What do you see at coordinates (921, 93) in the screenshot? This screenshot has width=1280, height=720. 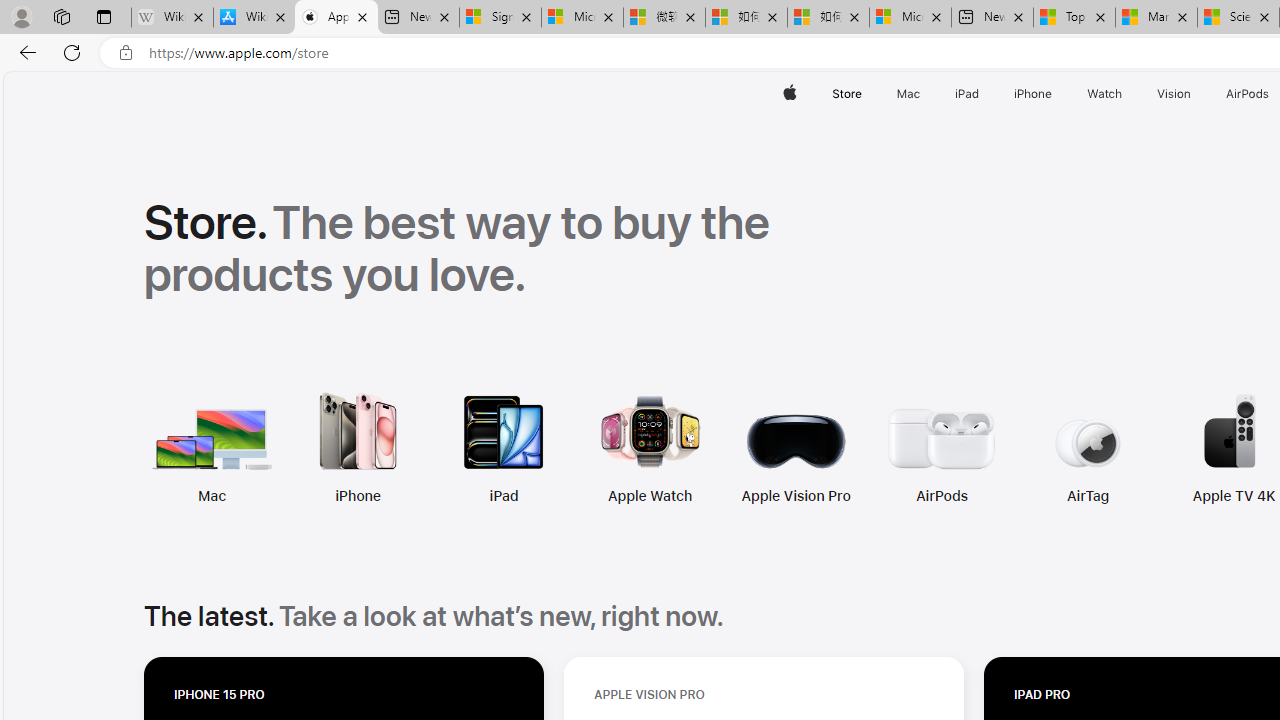 I see `'Mac menu'` at bounding box center [921, 93].